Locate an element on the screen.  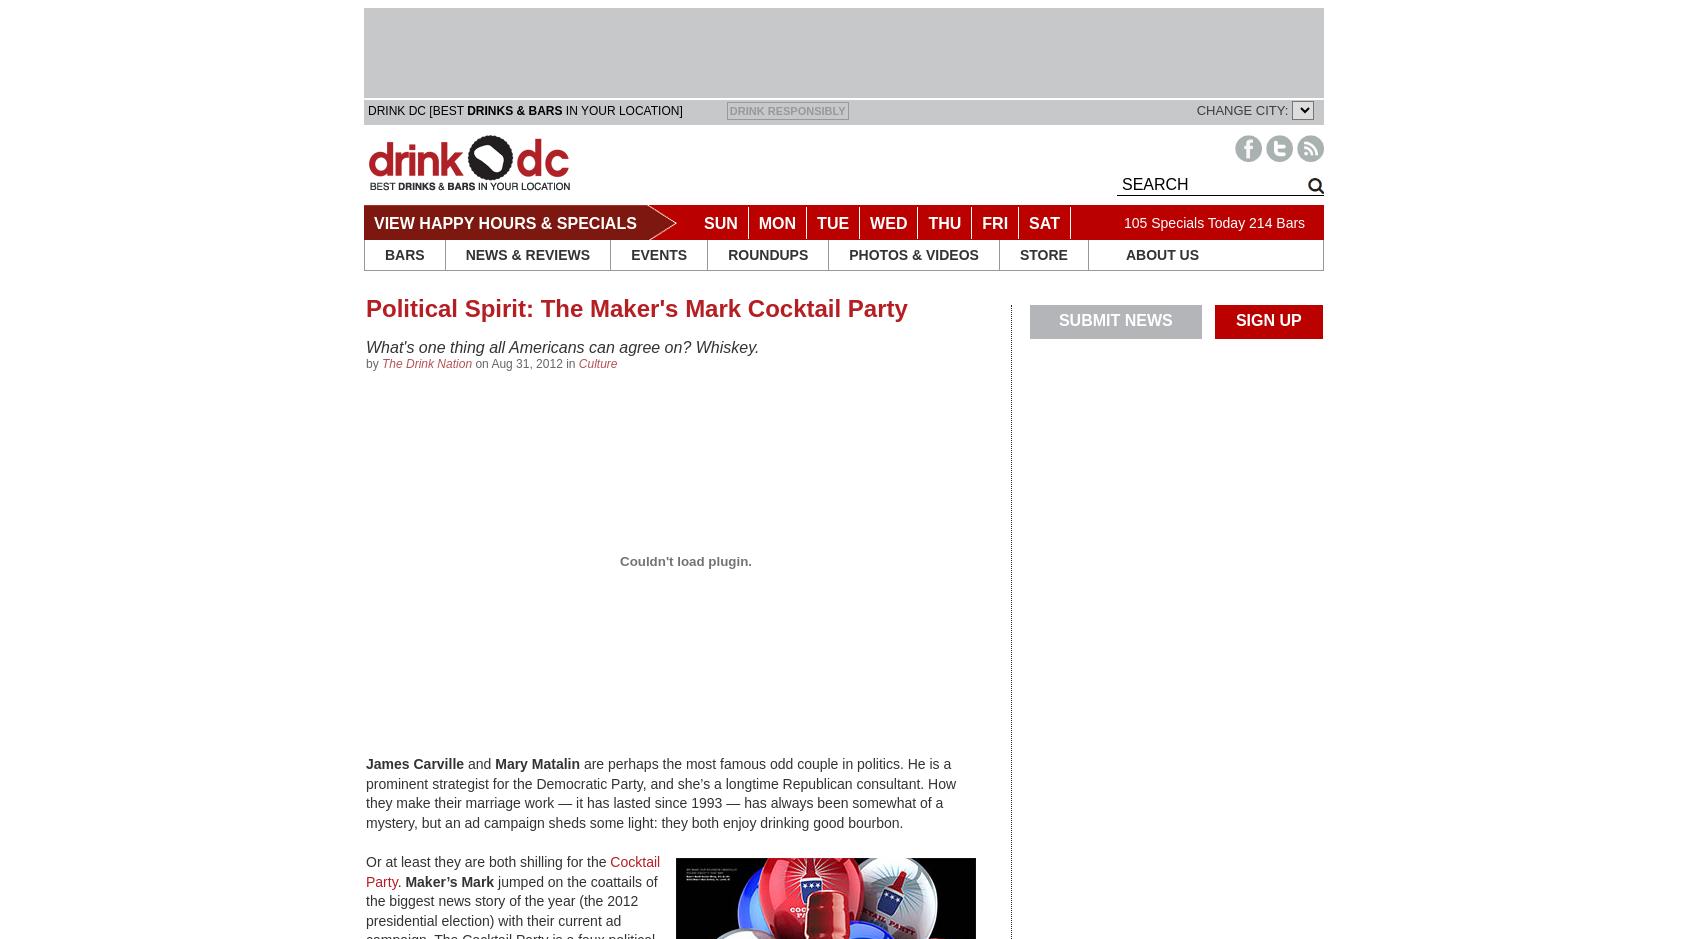
'MON' is located at coordinates (776, 223).